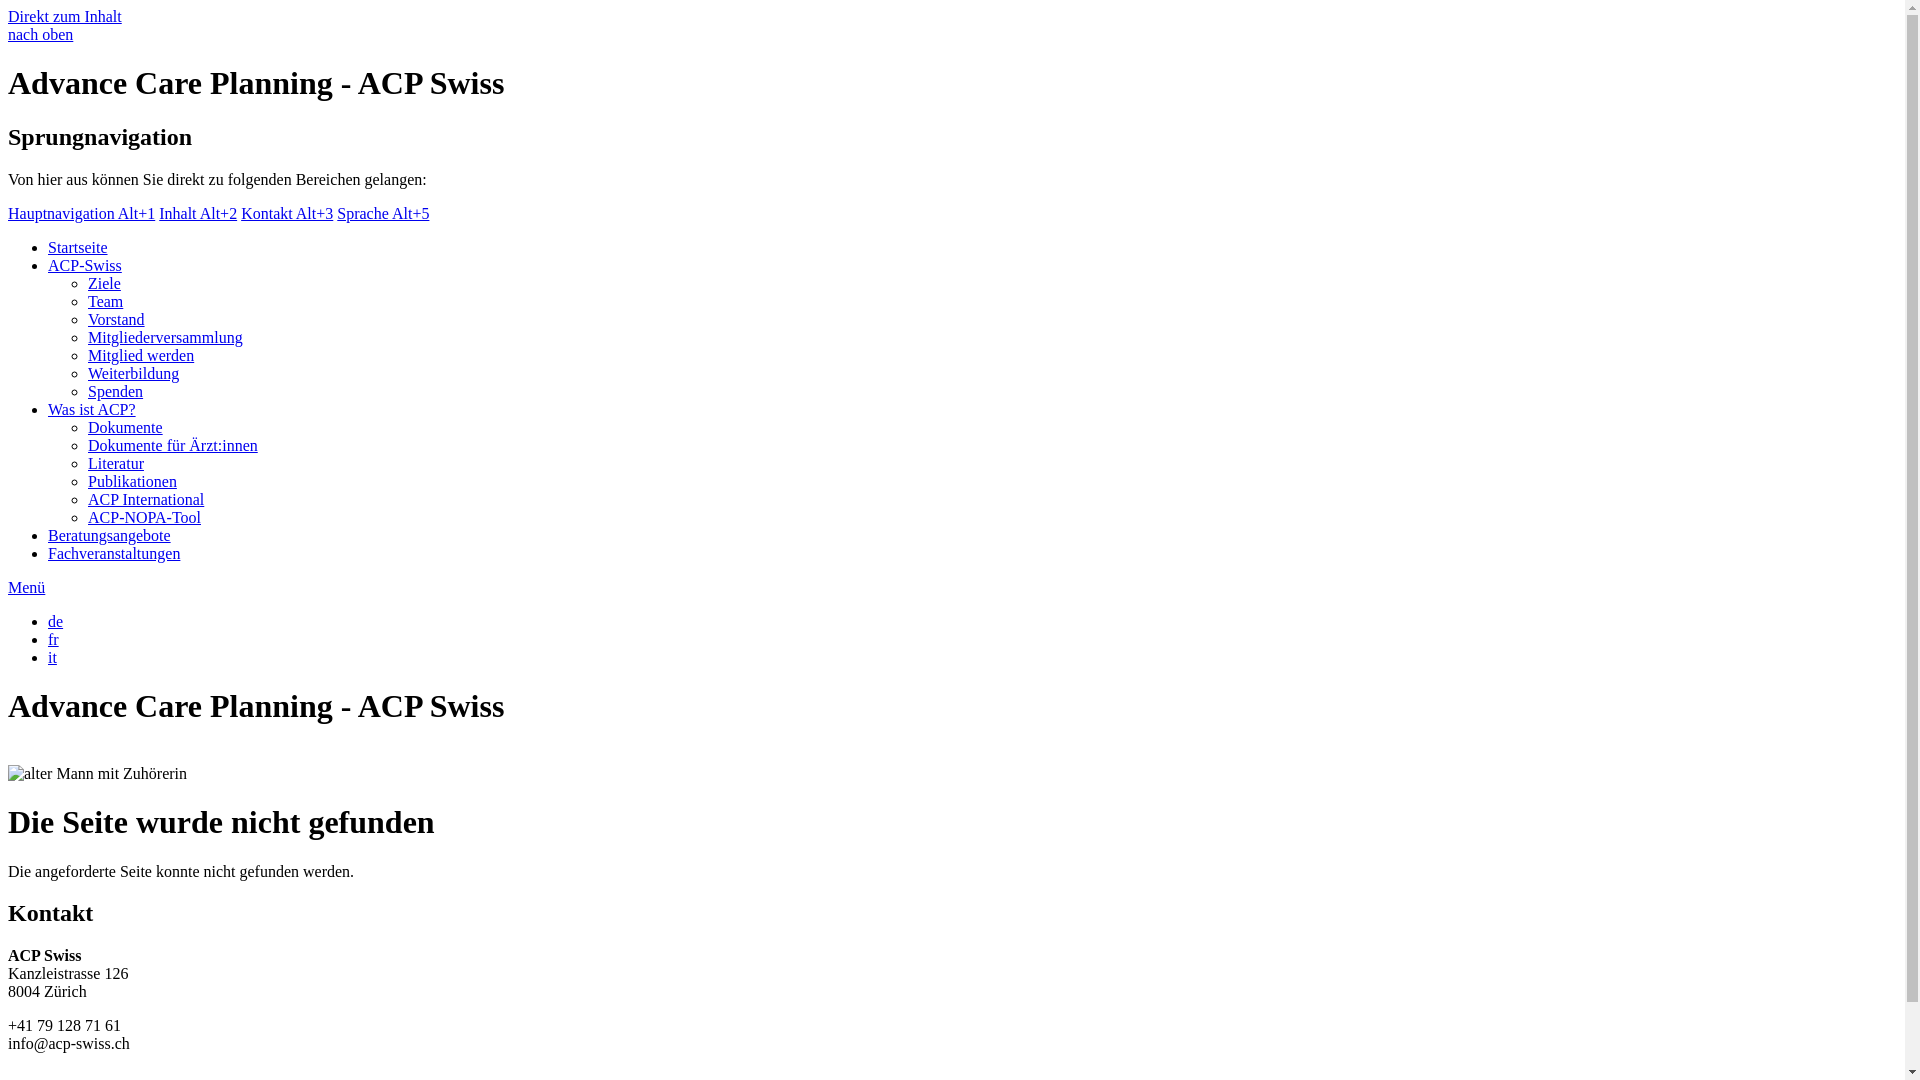 This screenshot has width=1920, height=1080. Describe the element at coordinates (144, 498) in the screenshot. I see `'ACP International'` at that location.